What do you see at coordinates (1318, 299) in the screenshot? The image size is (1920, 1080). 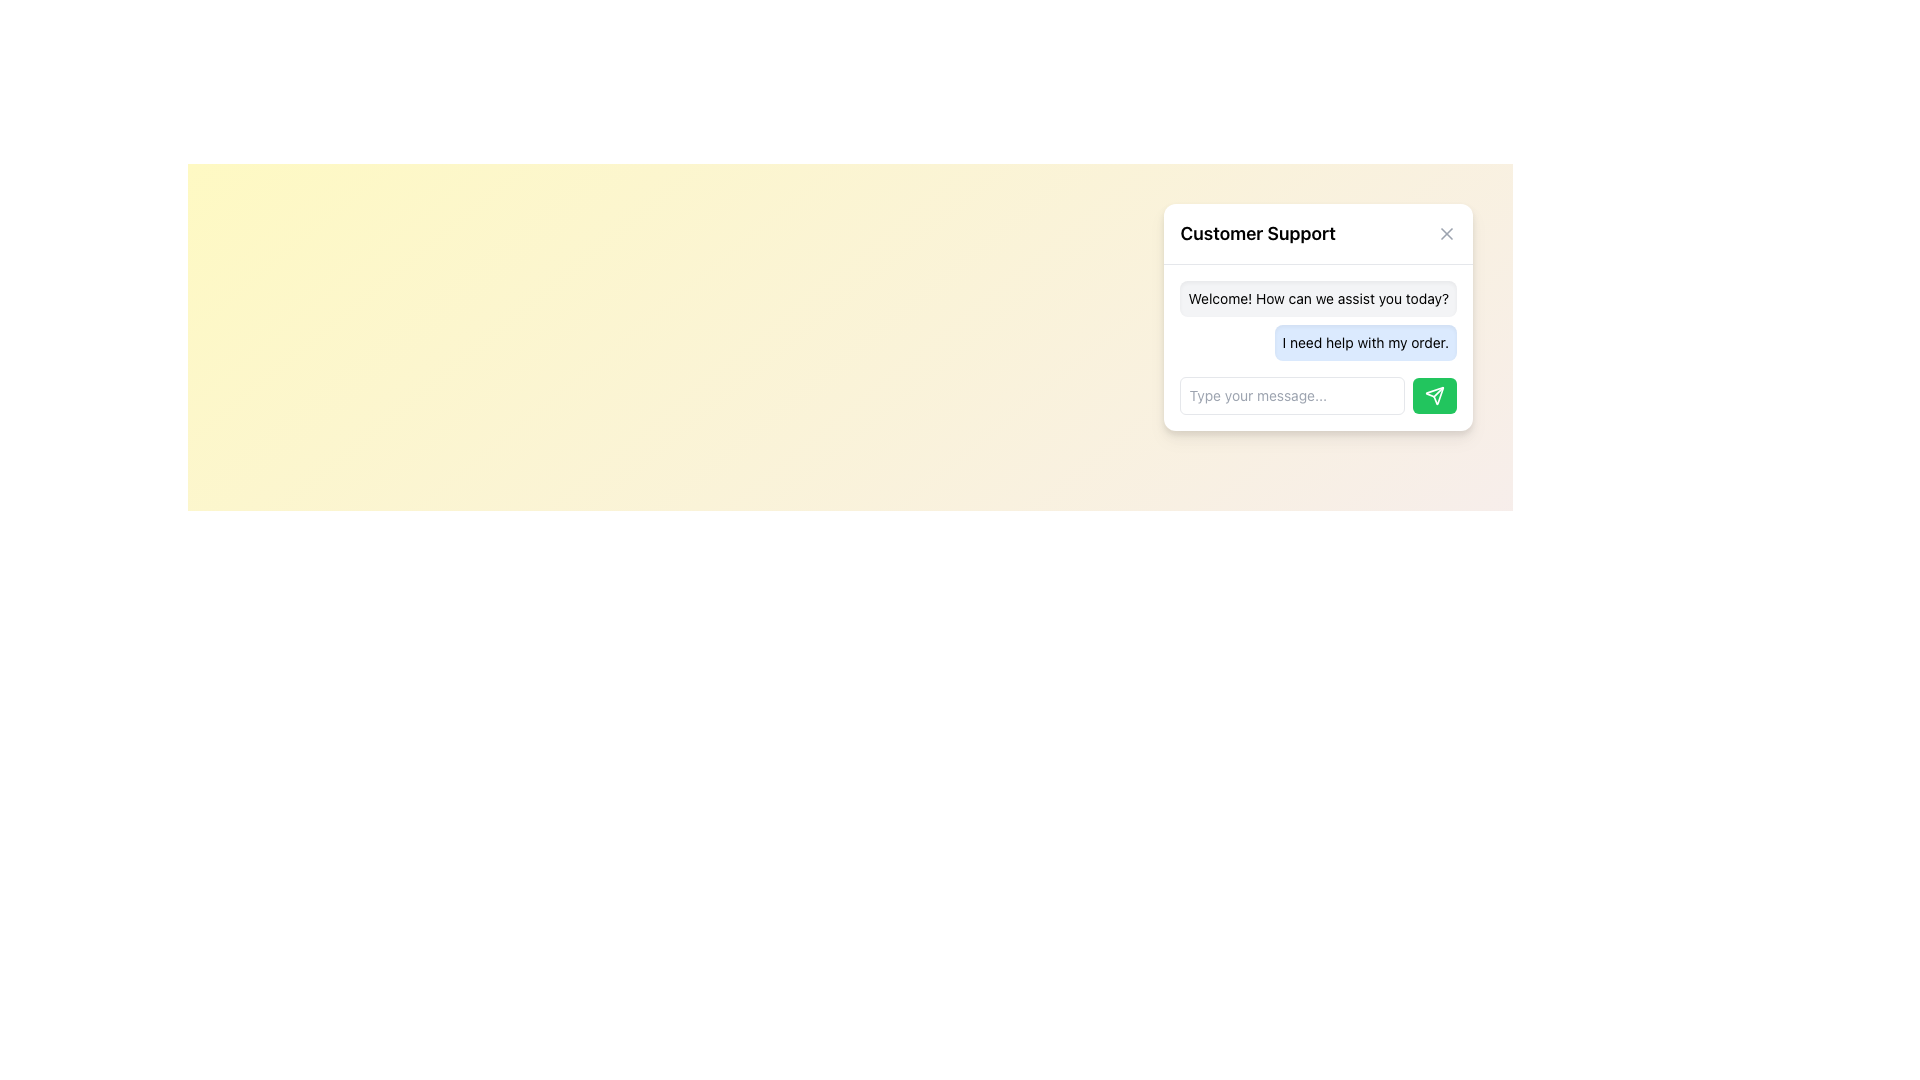 I see `the welcoming text display element in the 'Customer Support' chat window, located at the top of the main content area` at bounding box center [1318, 299].